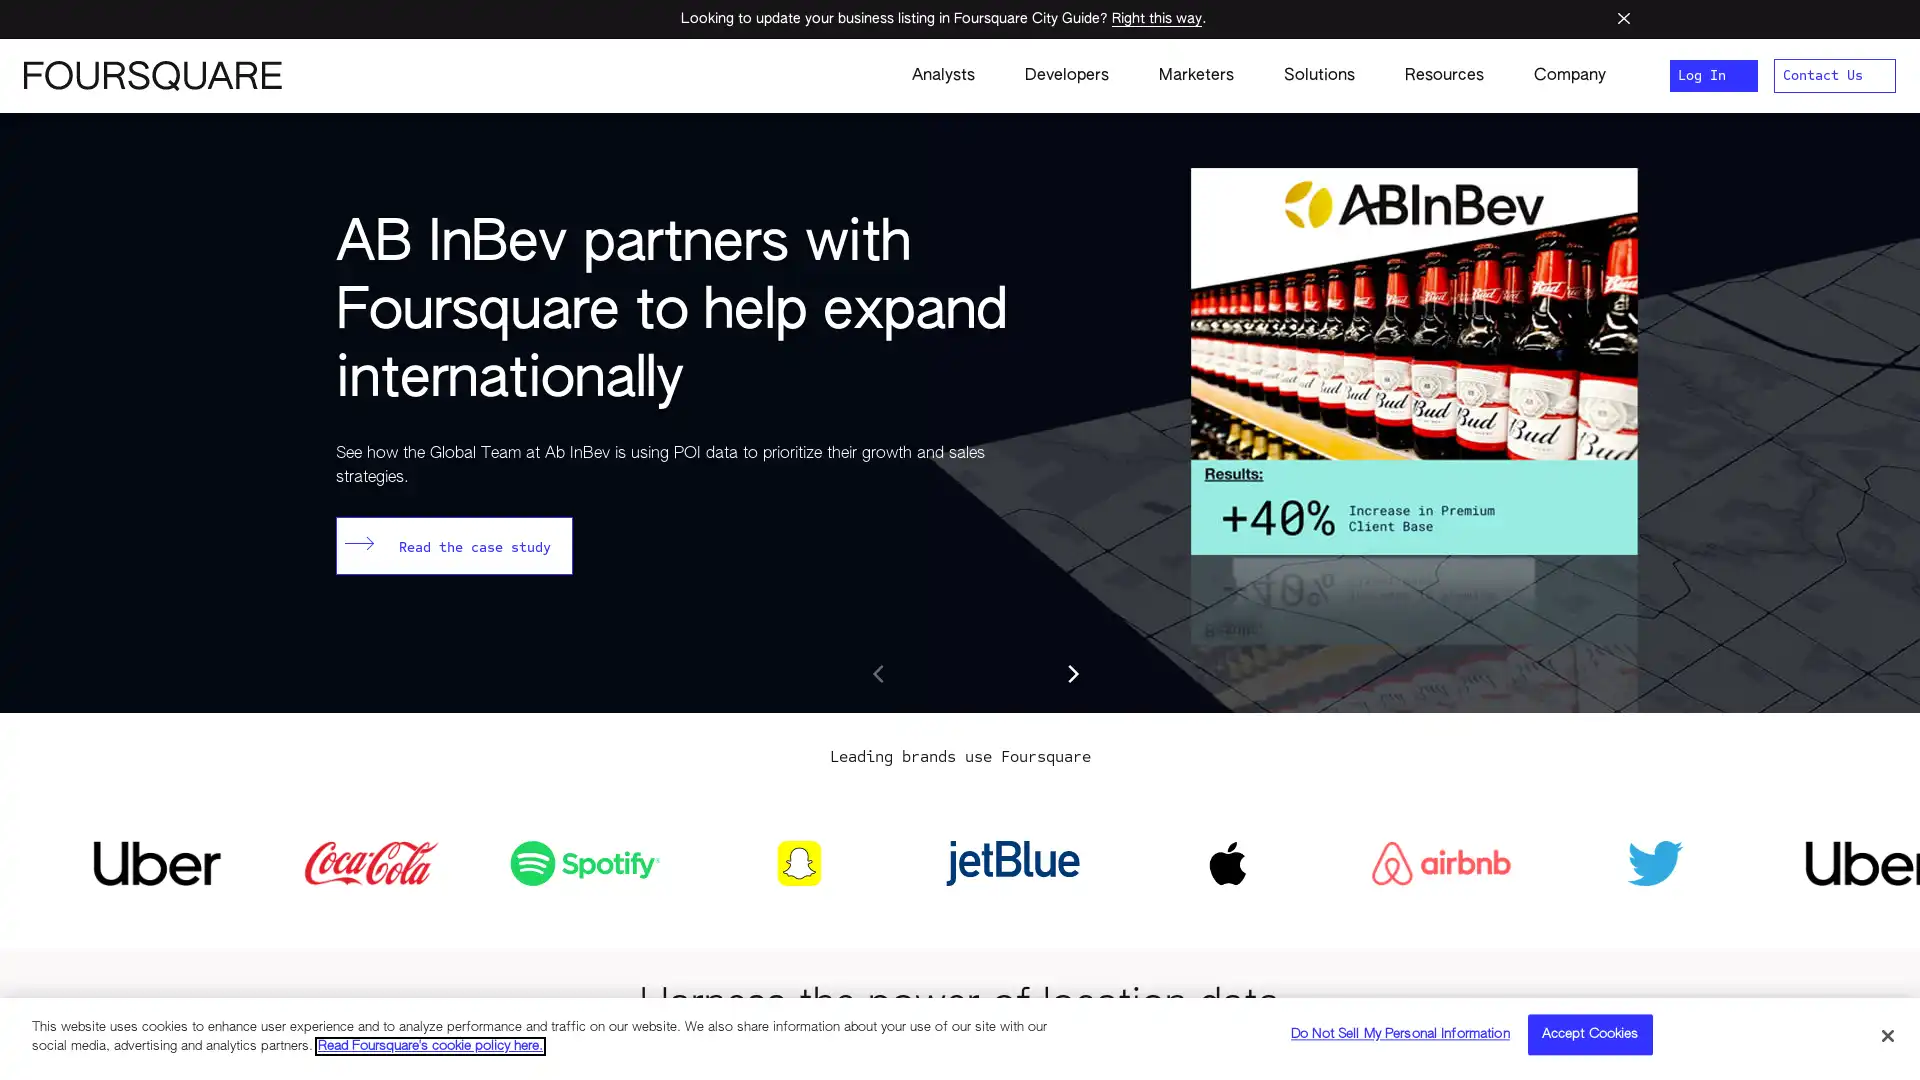 Image resolution: width=1920 pixels, height=1080 pixels. Describe the element at coordinates (1399, 1035) in the screenshot. I see `Do Not Sell My Personal Information` at that location.